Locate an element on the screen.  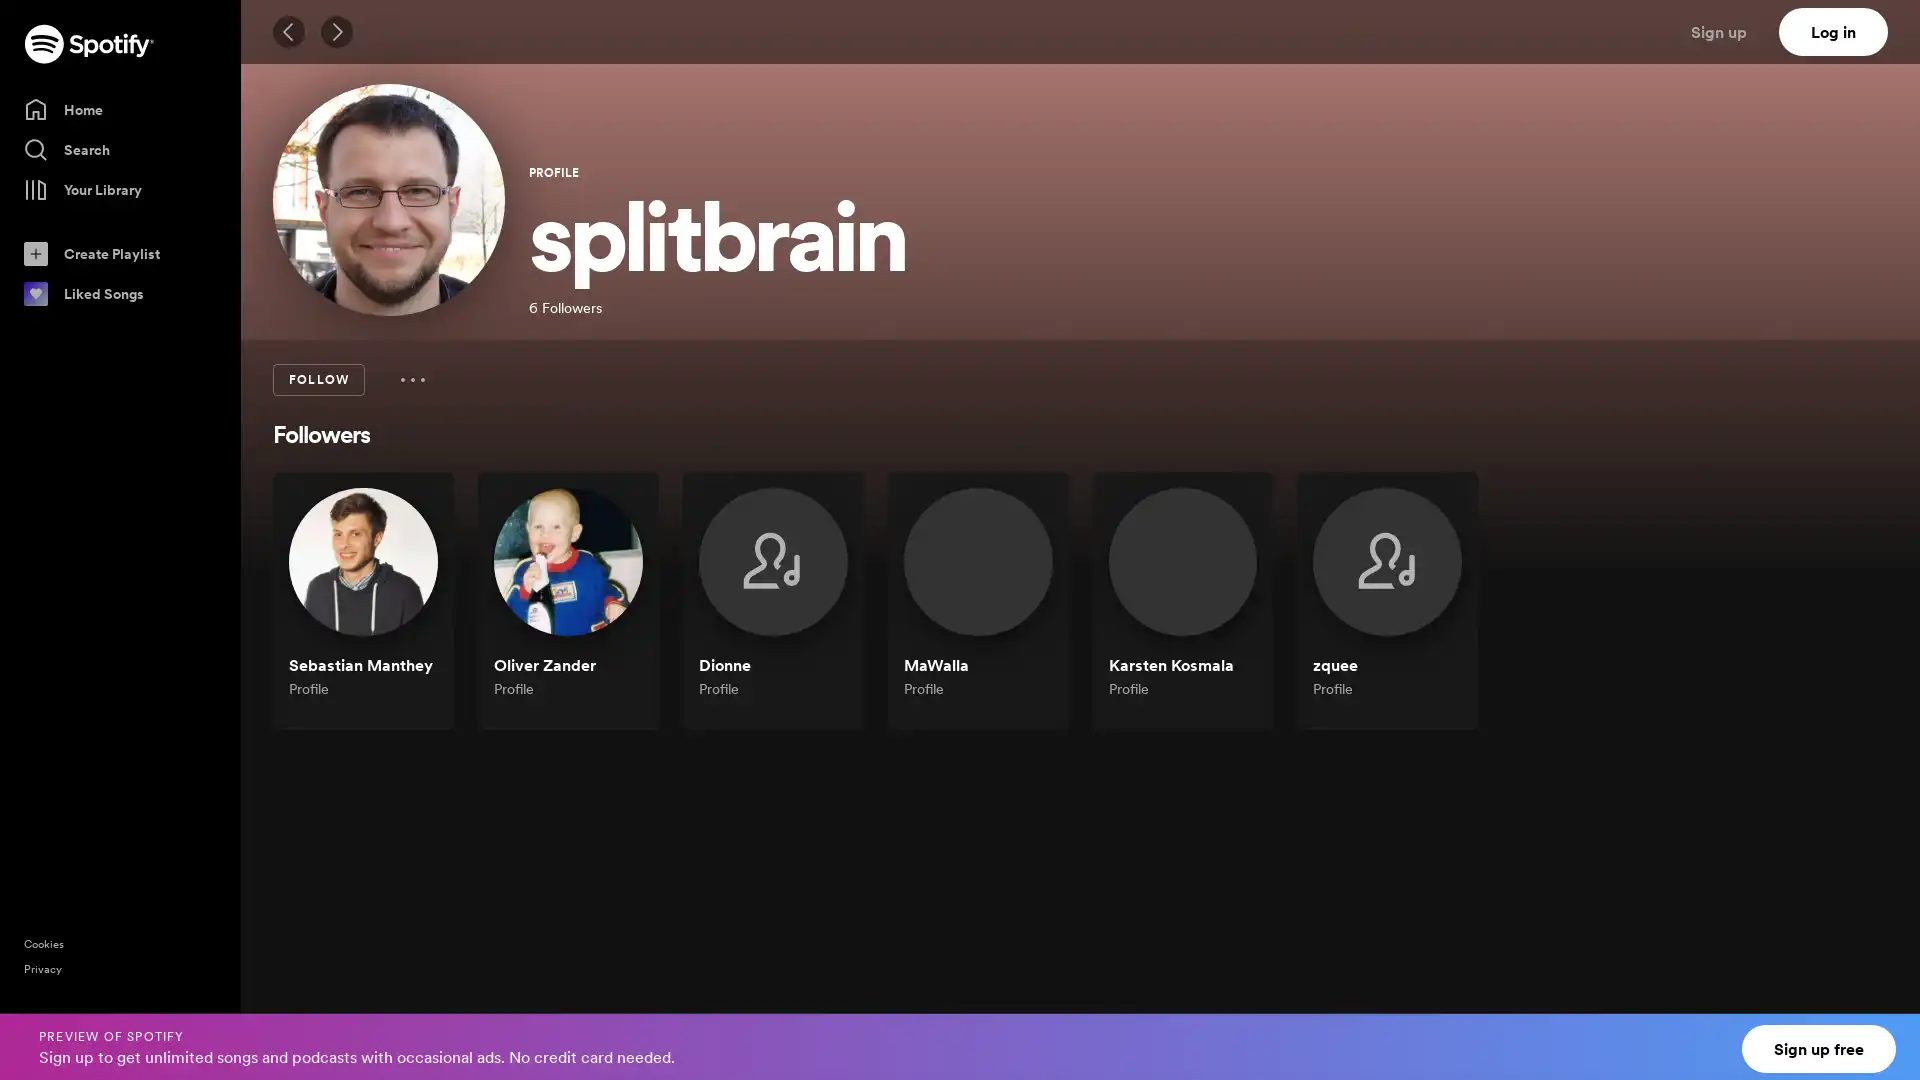
FOLLOW is located at coordinates (317, 380).